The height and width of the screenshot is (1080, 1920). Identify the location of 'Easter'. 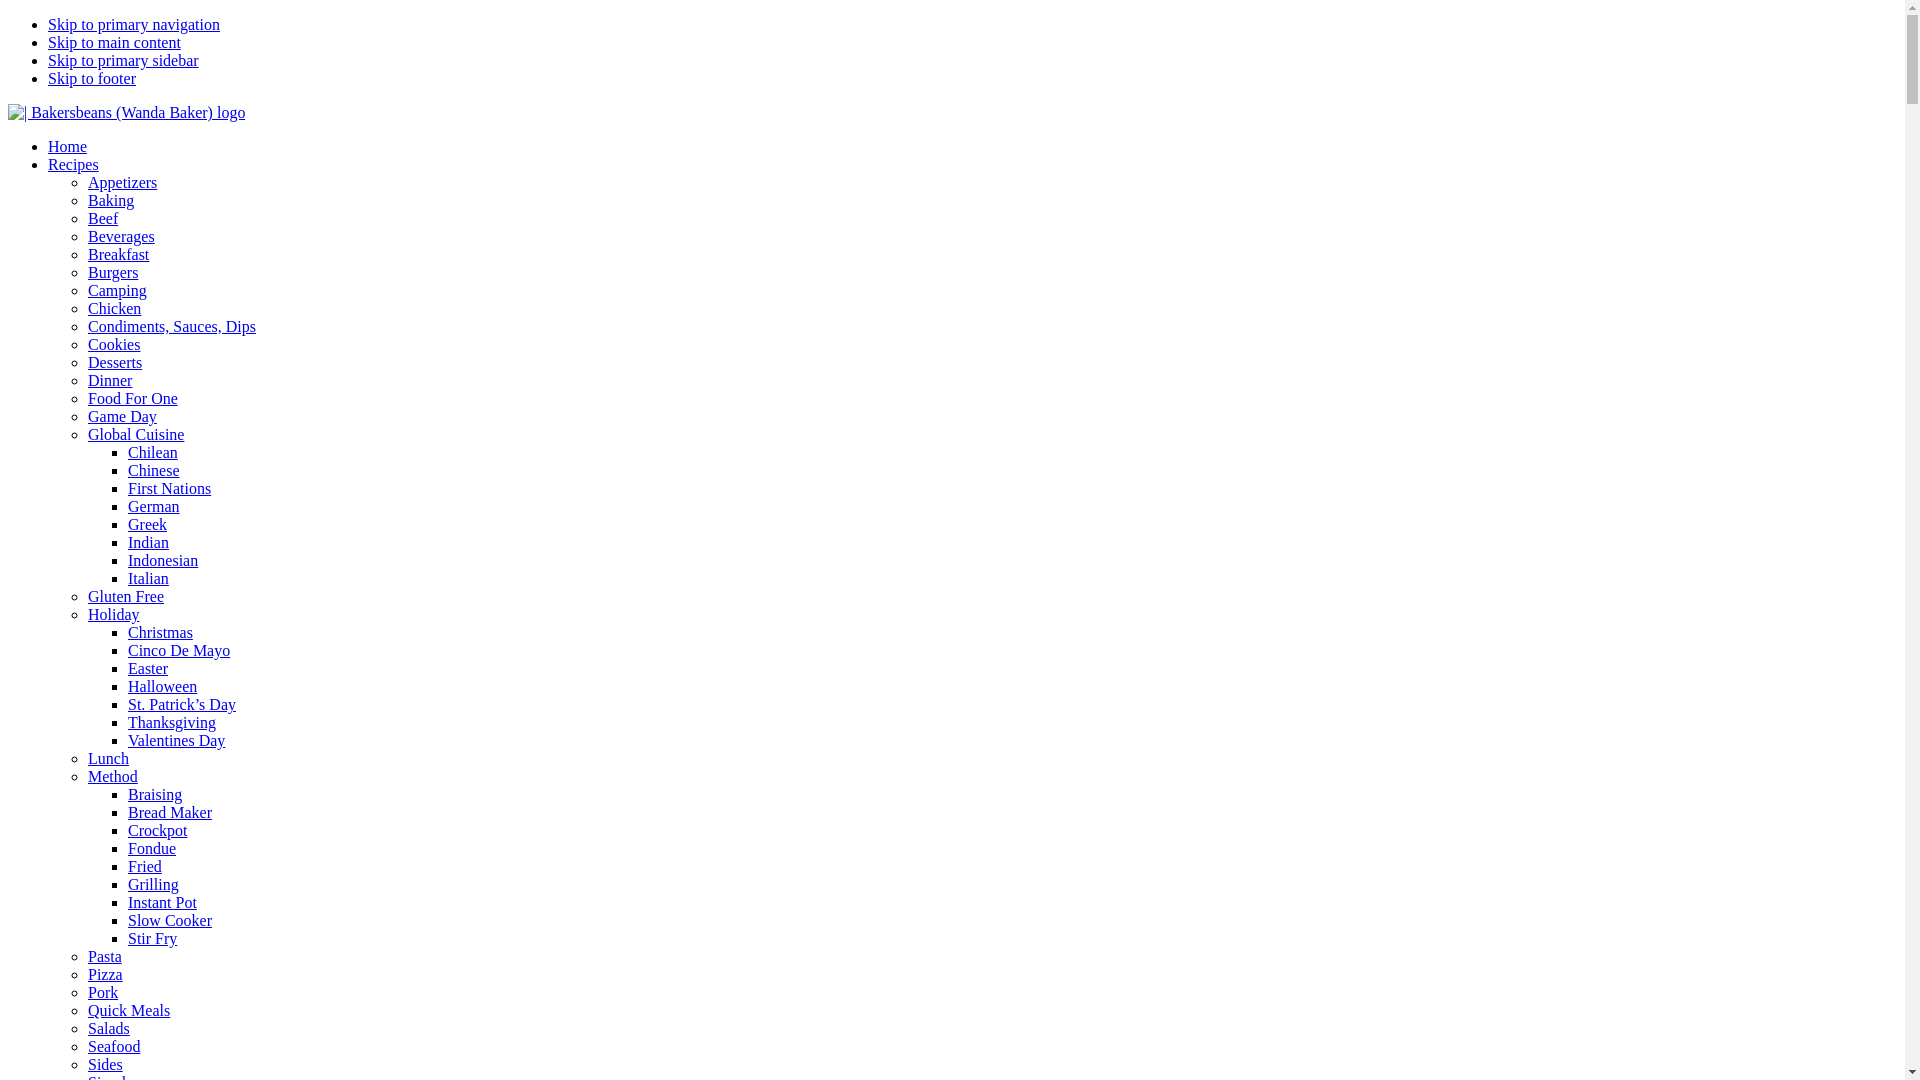
(127, 668).